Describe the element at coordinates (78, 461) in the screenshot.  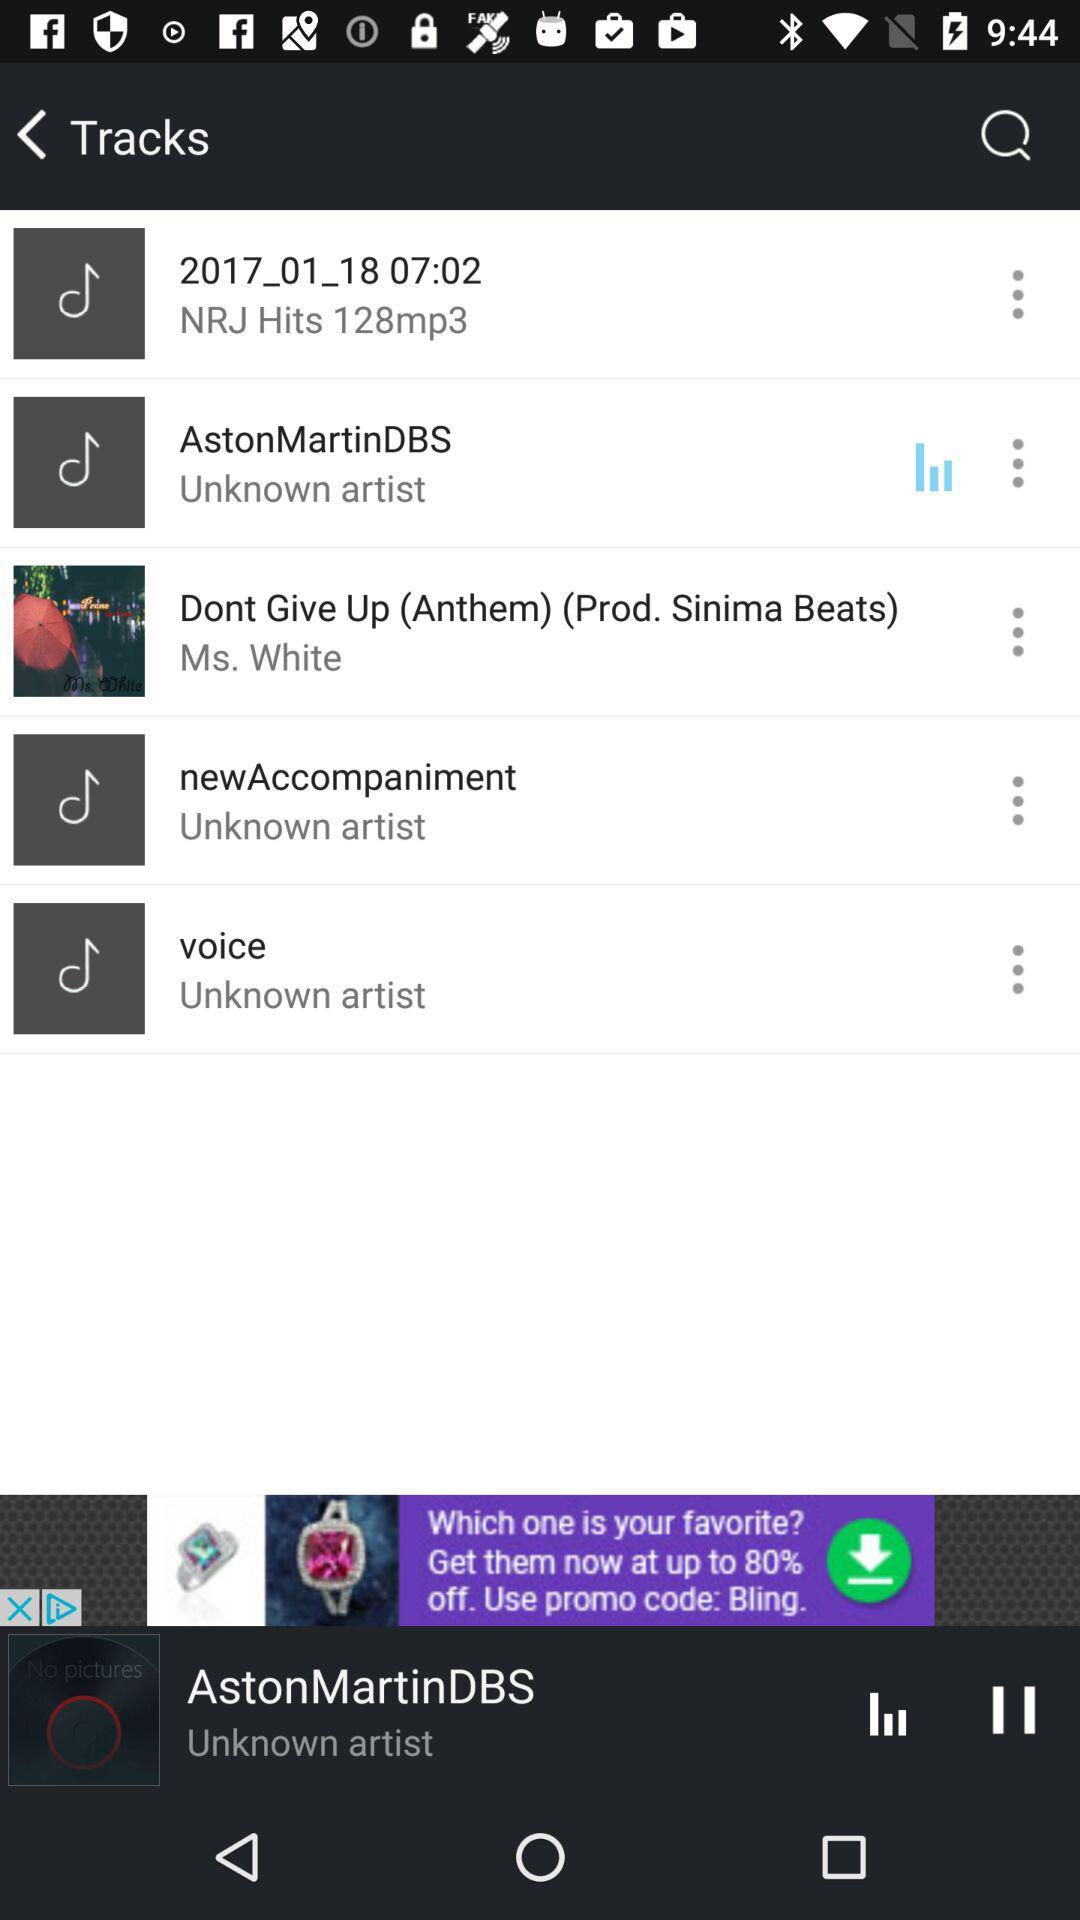
I see `mini image left to astonmrtindbs` at that location.